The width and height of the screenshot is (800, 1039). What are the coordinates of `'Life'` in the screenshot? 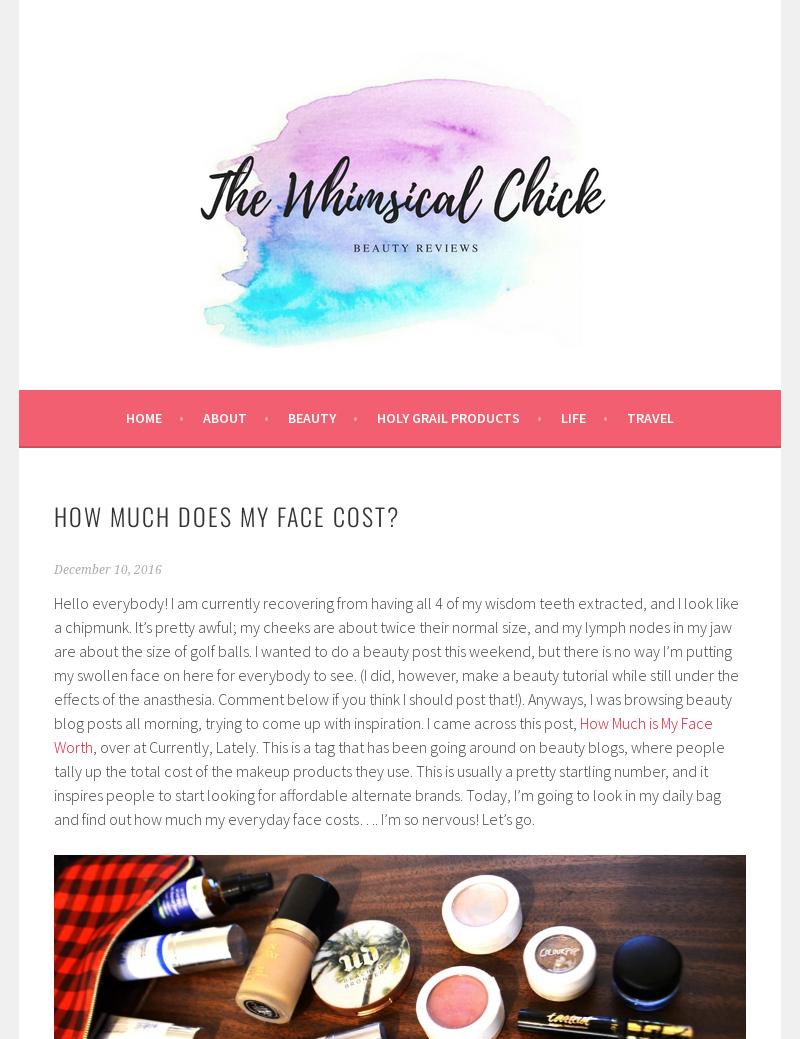 It's located at (572, 416).